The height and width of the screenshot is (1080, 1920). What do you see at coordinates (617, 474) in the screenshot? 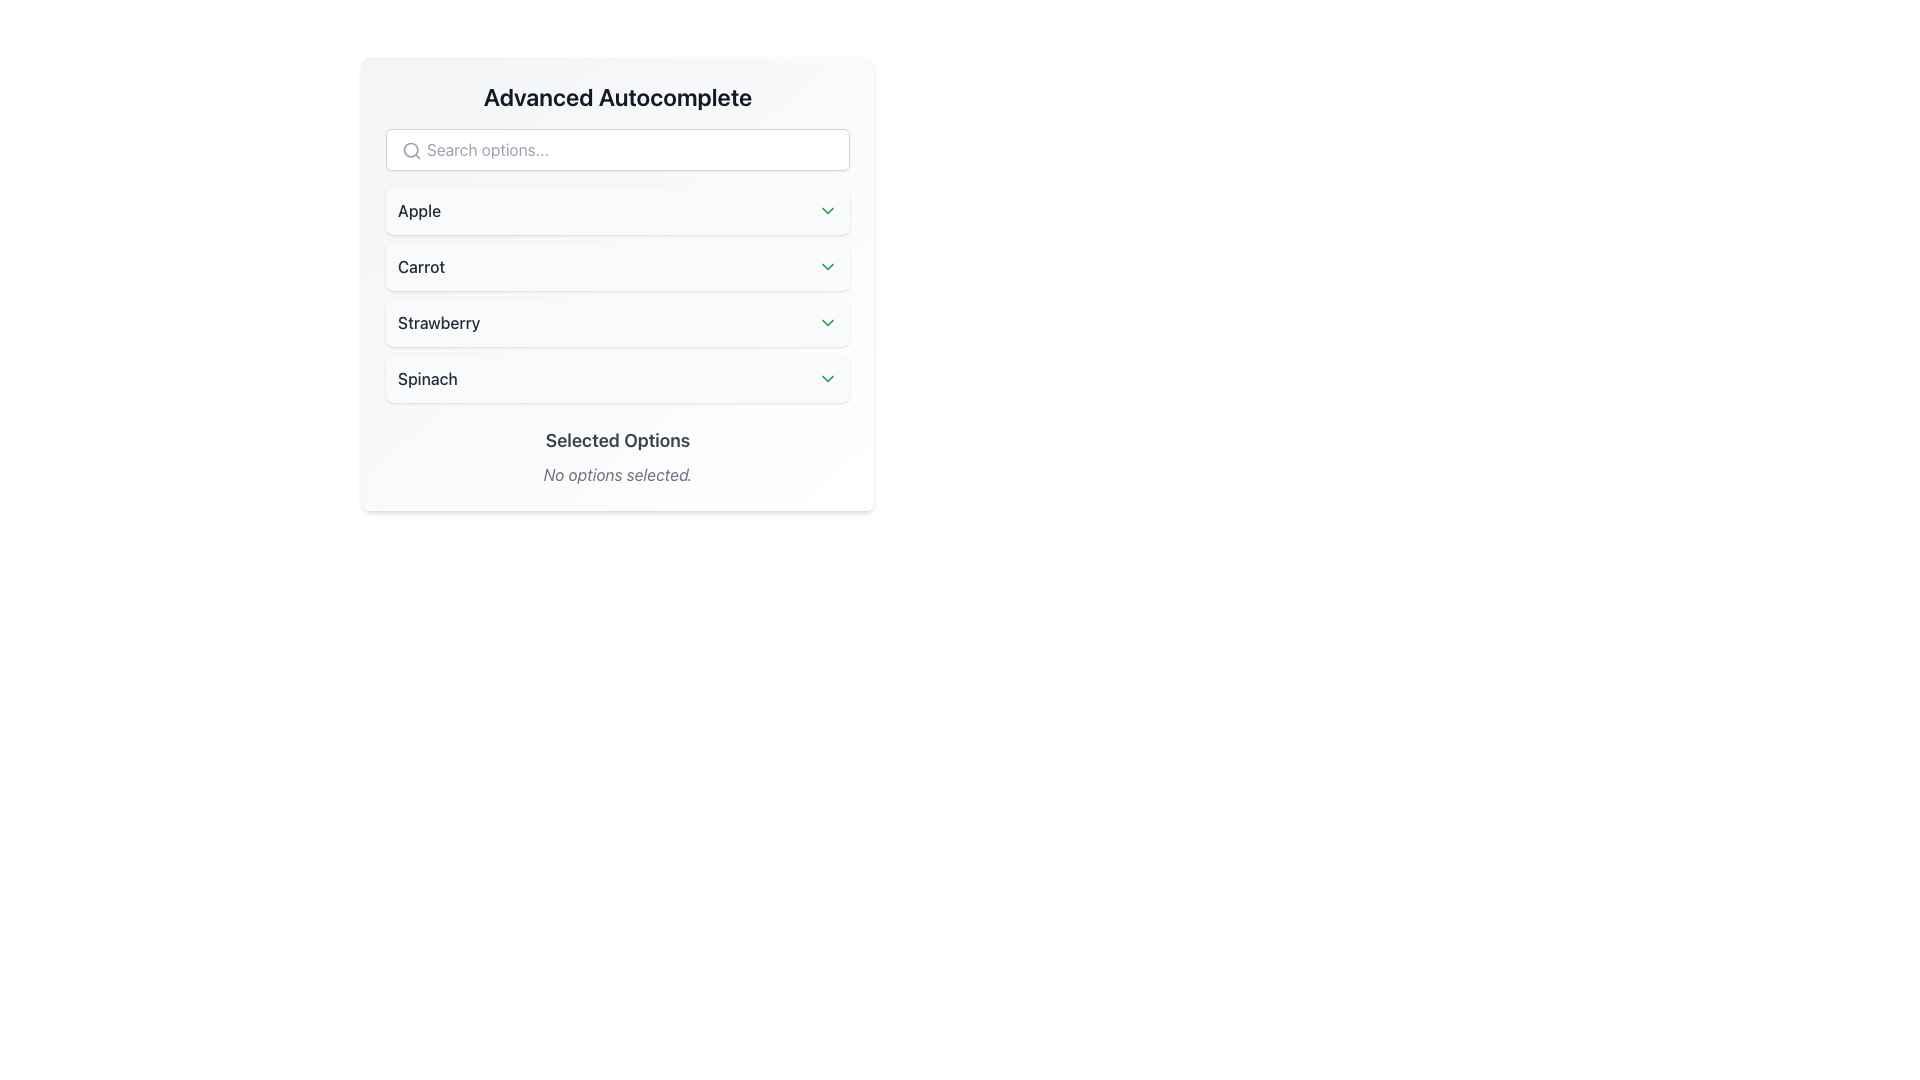
I see `the informational text label located below the 'Selected Options' title` at bounding box center [617, 474].